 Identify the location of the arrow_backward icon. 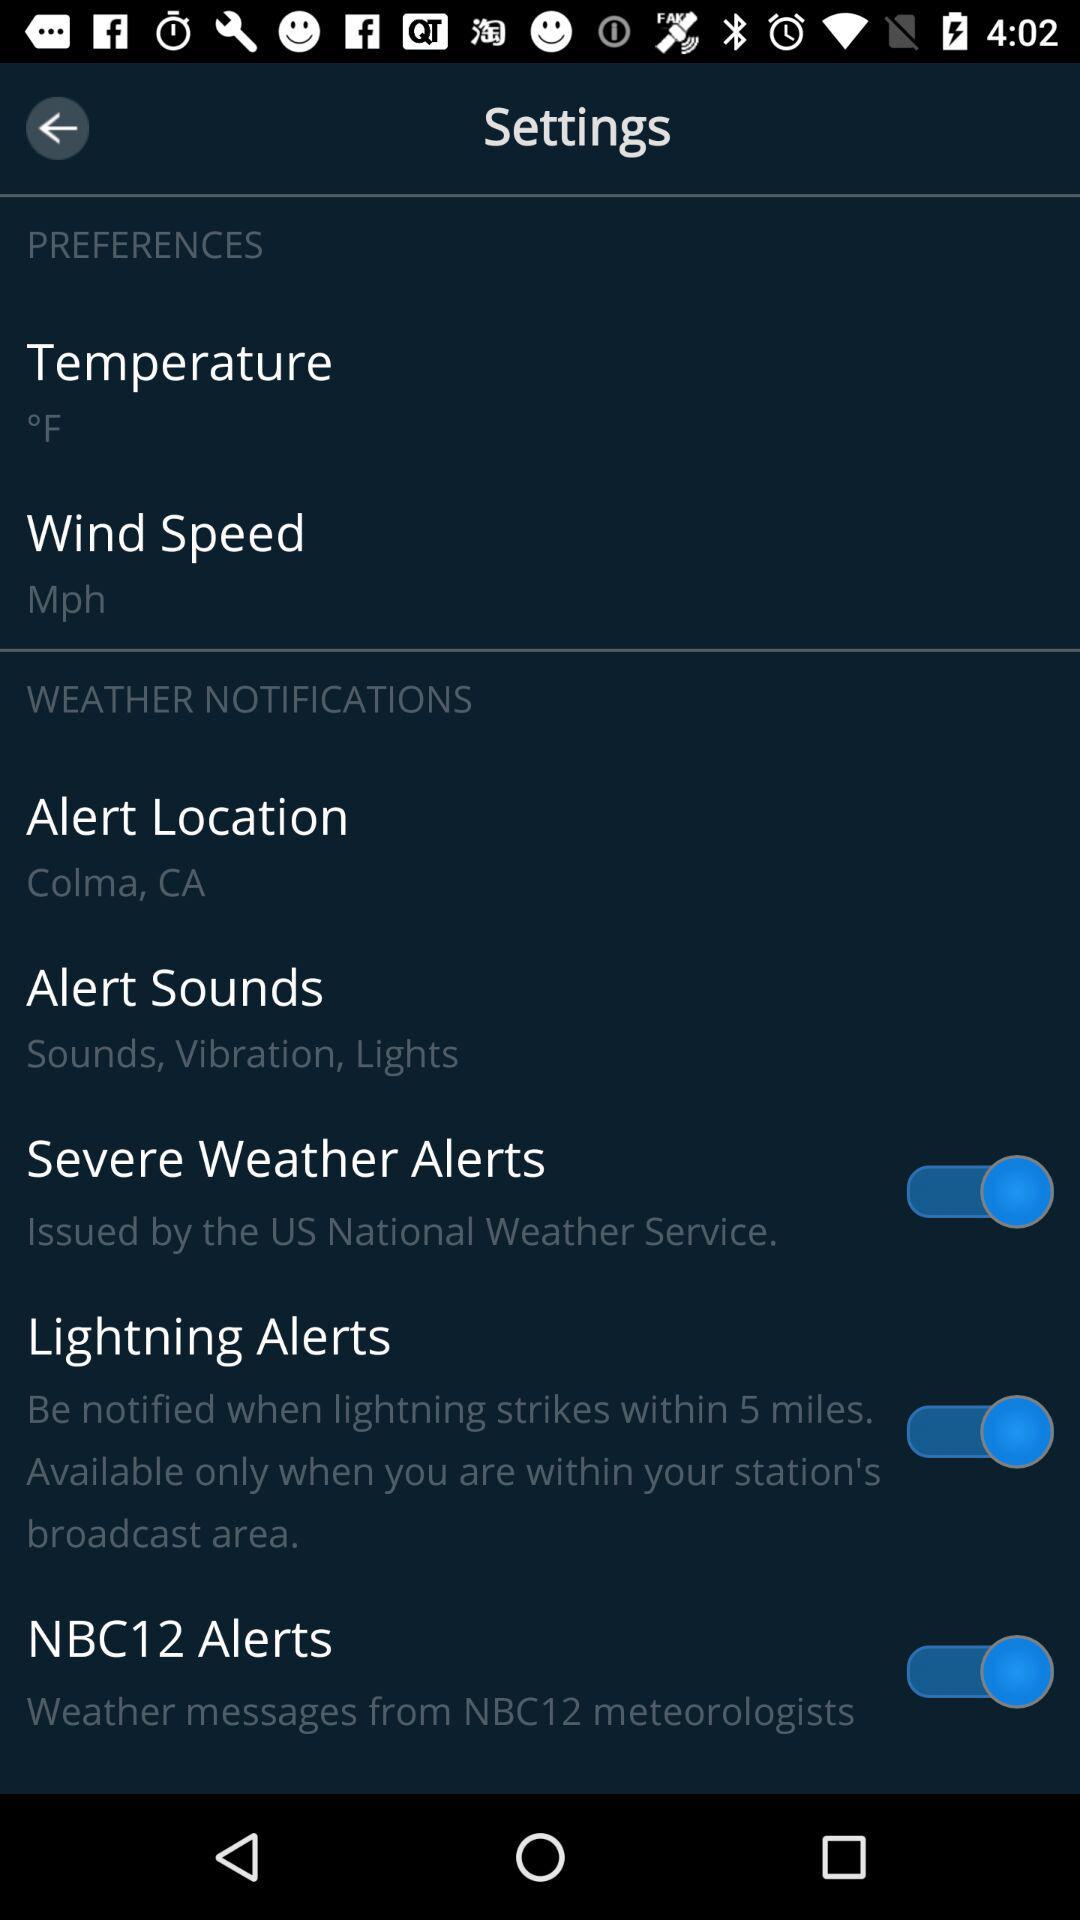
(56, 127).